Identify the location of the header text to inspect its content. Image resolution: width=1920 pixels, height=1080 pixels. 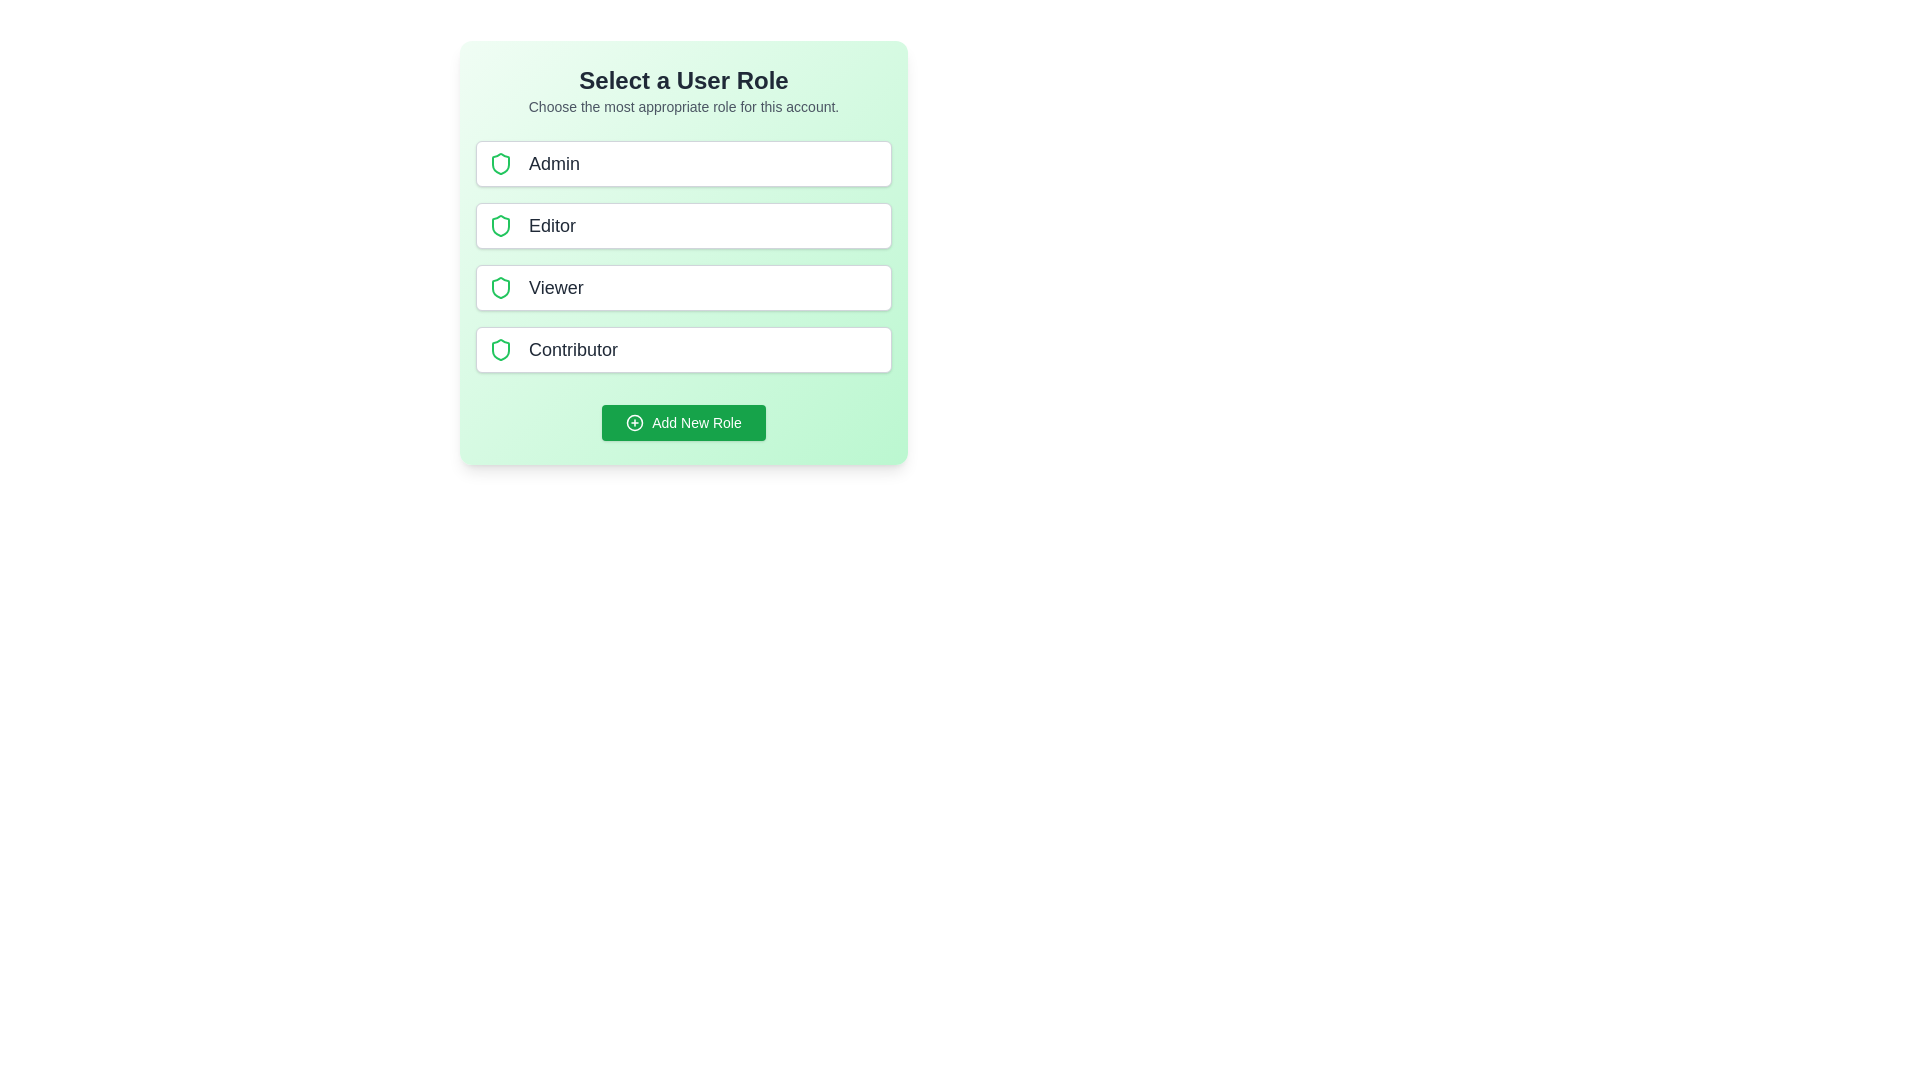
(684, 80).